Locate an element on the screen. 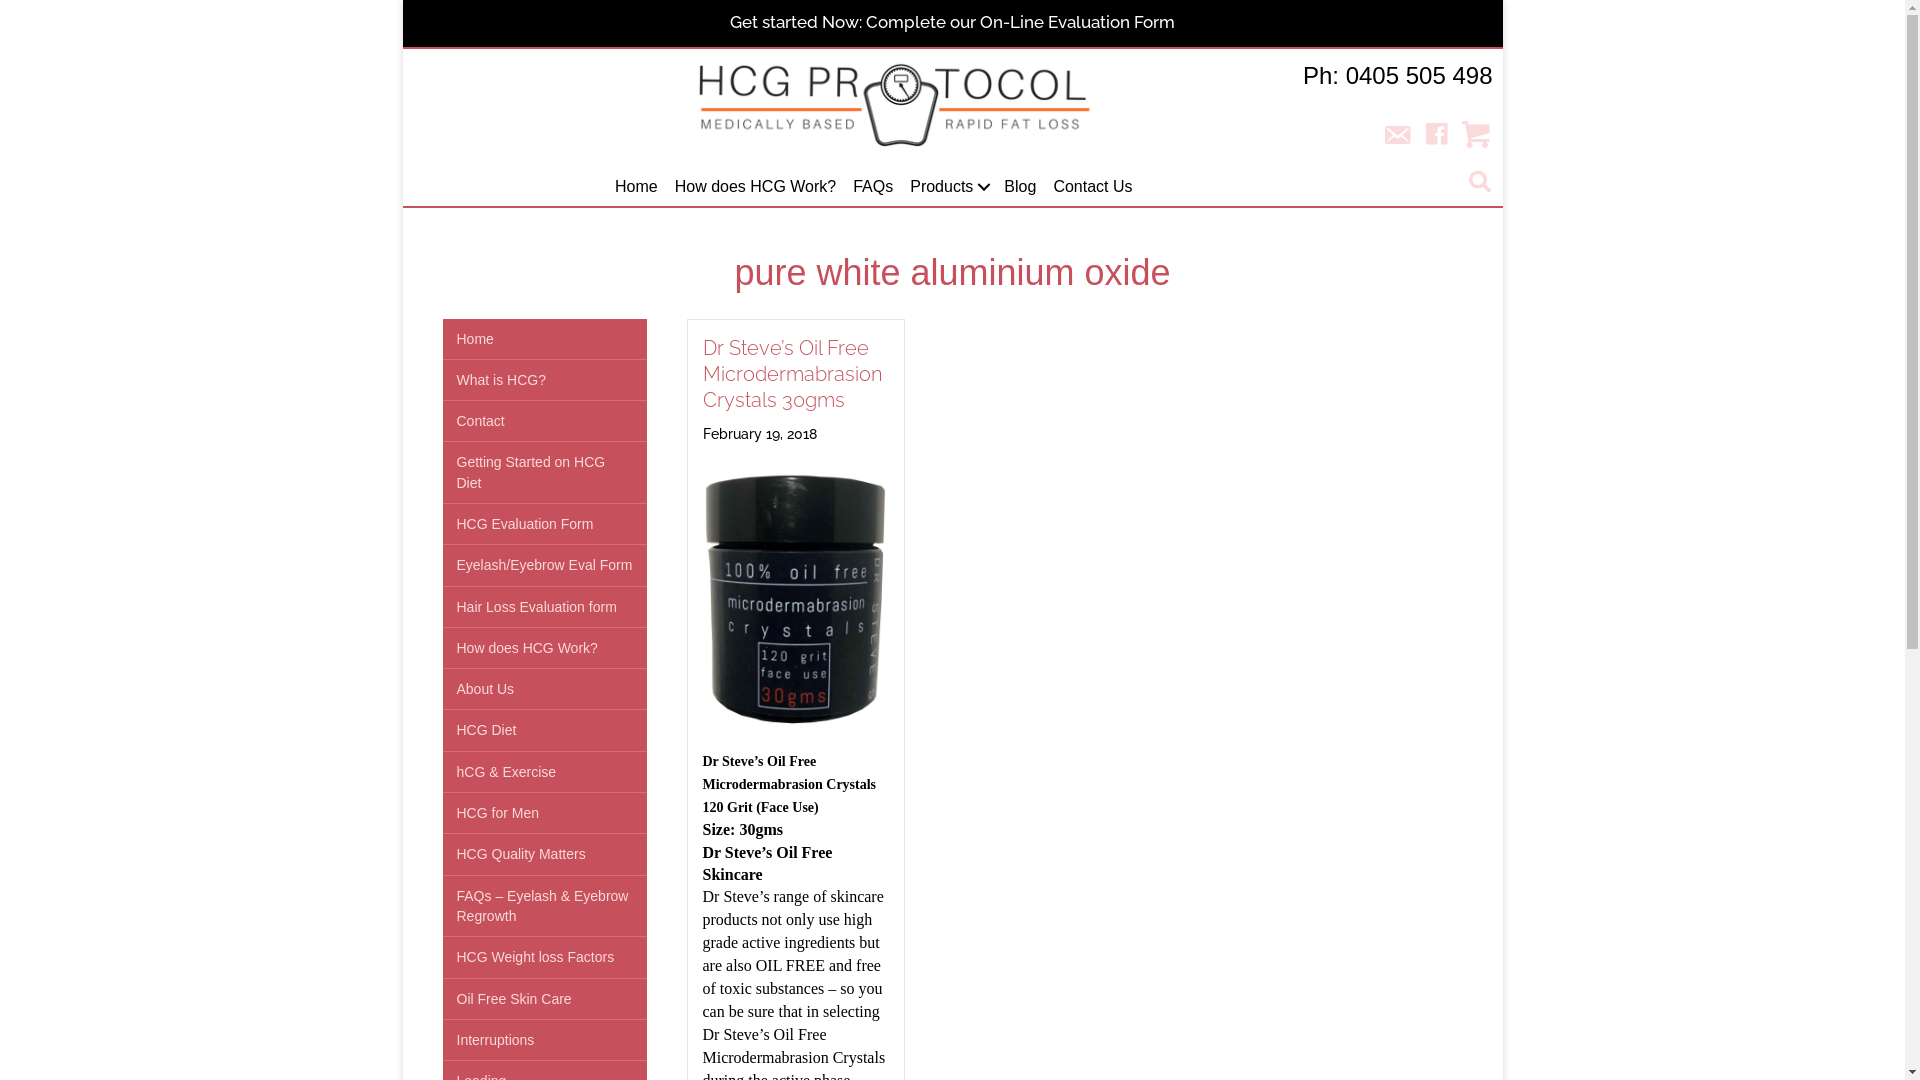 This screenshot has height=1080, width=1920. 'HCG Diet' is located at coordinates (543, 729).